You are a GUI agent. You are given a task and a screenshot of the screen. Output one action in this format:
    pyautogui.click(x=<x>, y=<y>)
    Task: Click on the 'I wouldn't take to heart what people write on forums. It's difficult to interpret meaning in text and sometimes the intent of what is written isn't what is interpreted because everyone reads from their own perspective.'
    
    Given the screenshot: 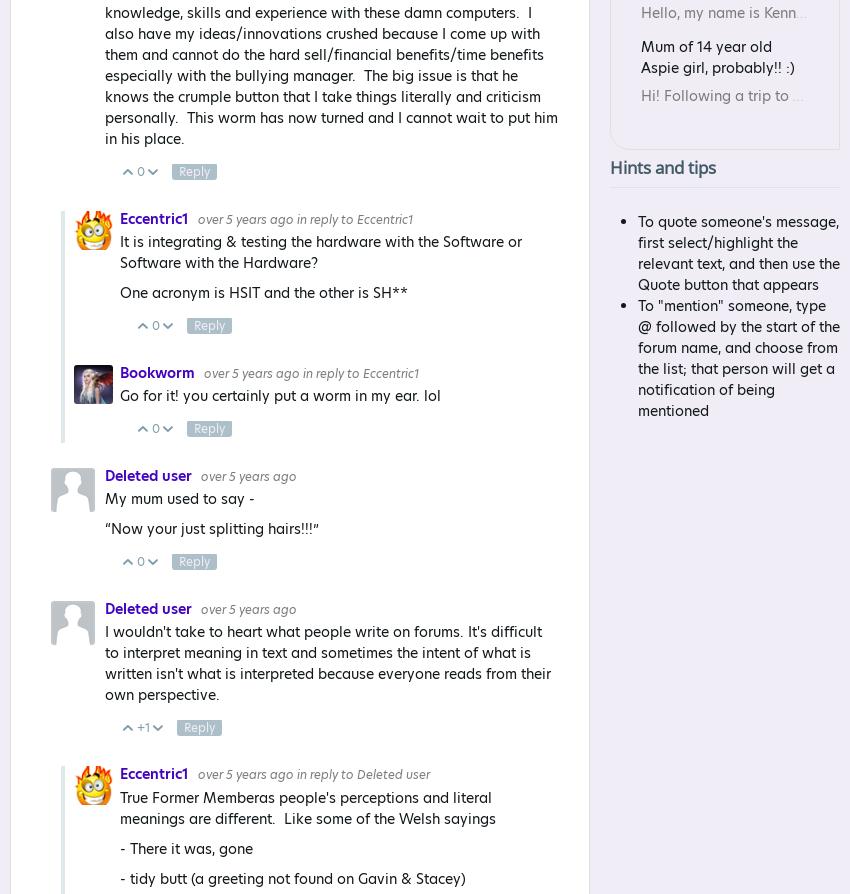 What is the action you would take?
    pyautogui.click(x=328, y=663)
    